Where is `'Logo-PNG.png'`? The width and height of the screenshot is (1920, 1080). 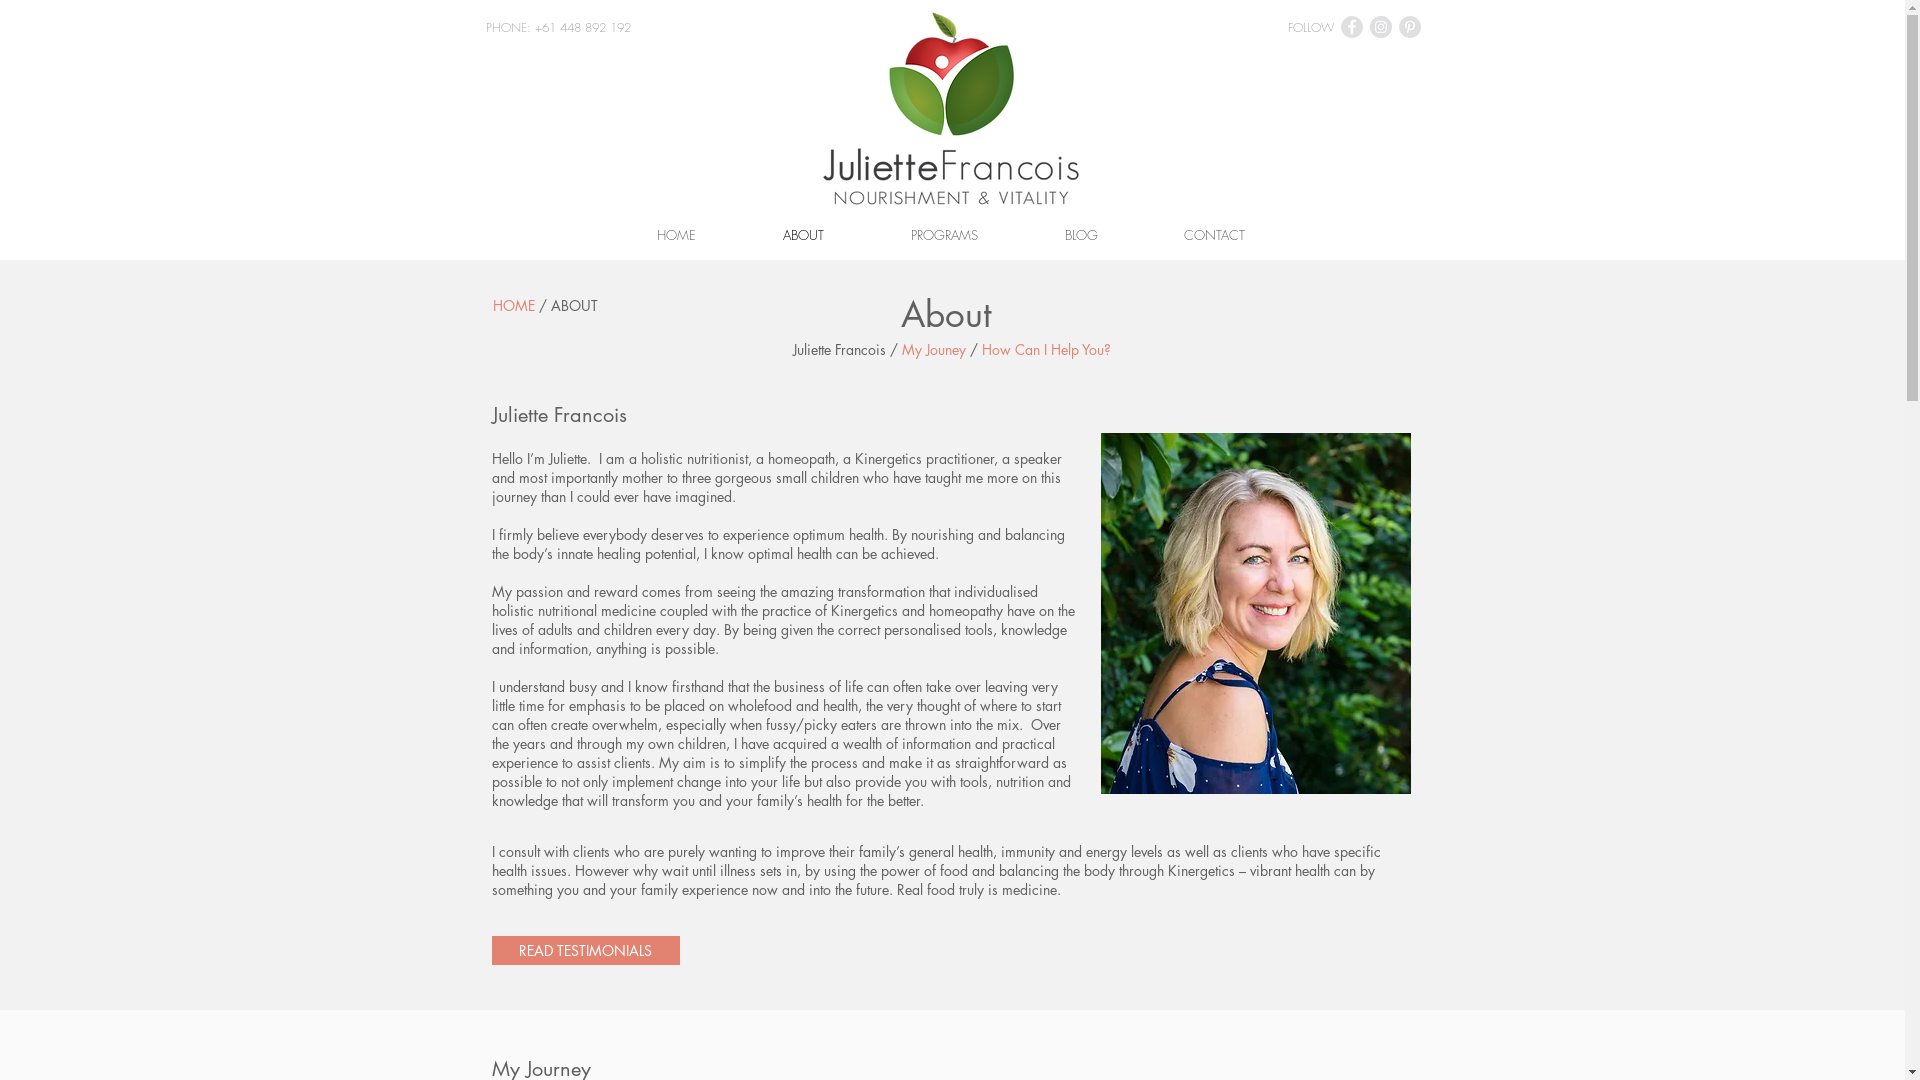
'Logo-PNG.png' is located at coordinates (950, 108).